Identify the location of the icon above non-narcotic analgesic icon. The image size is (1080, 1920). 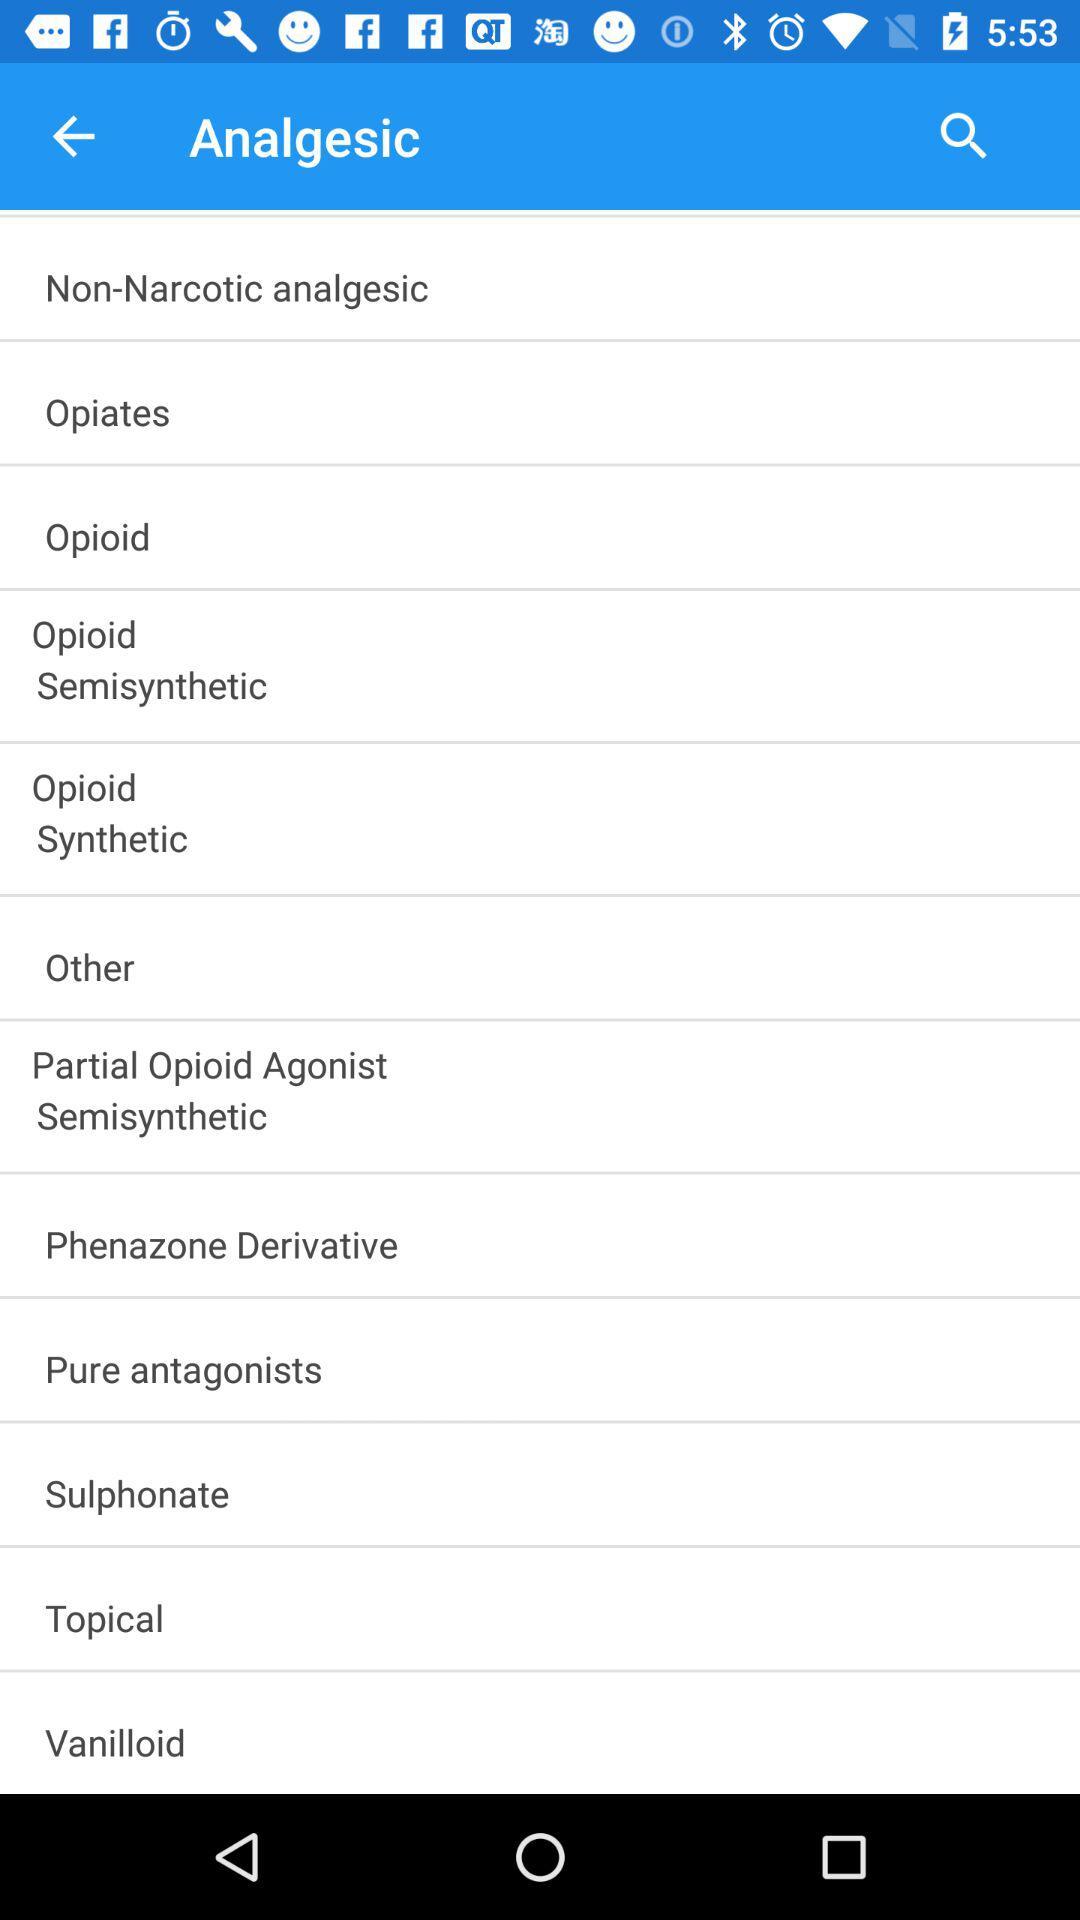
(72, 135).